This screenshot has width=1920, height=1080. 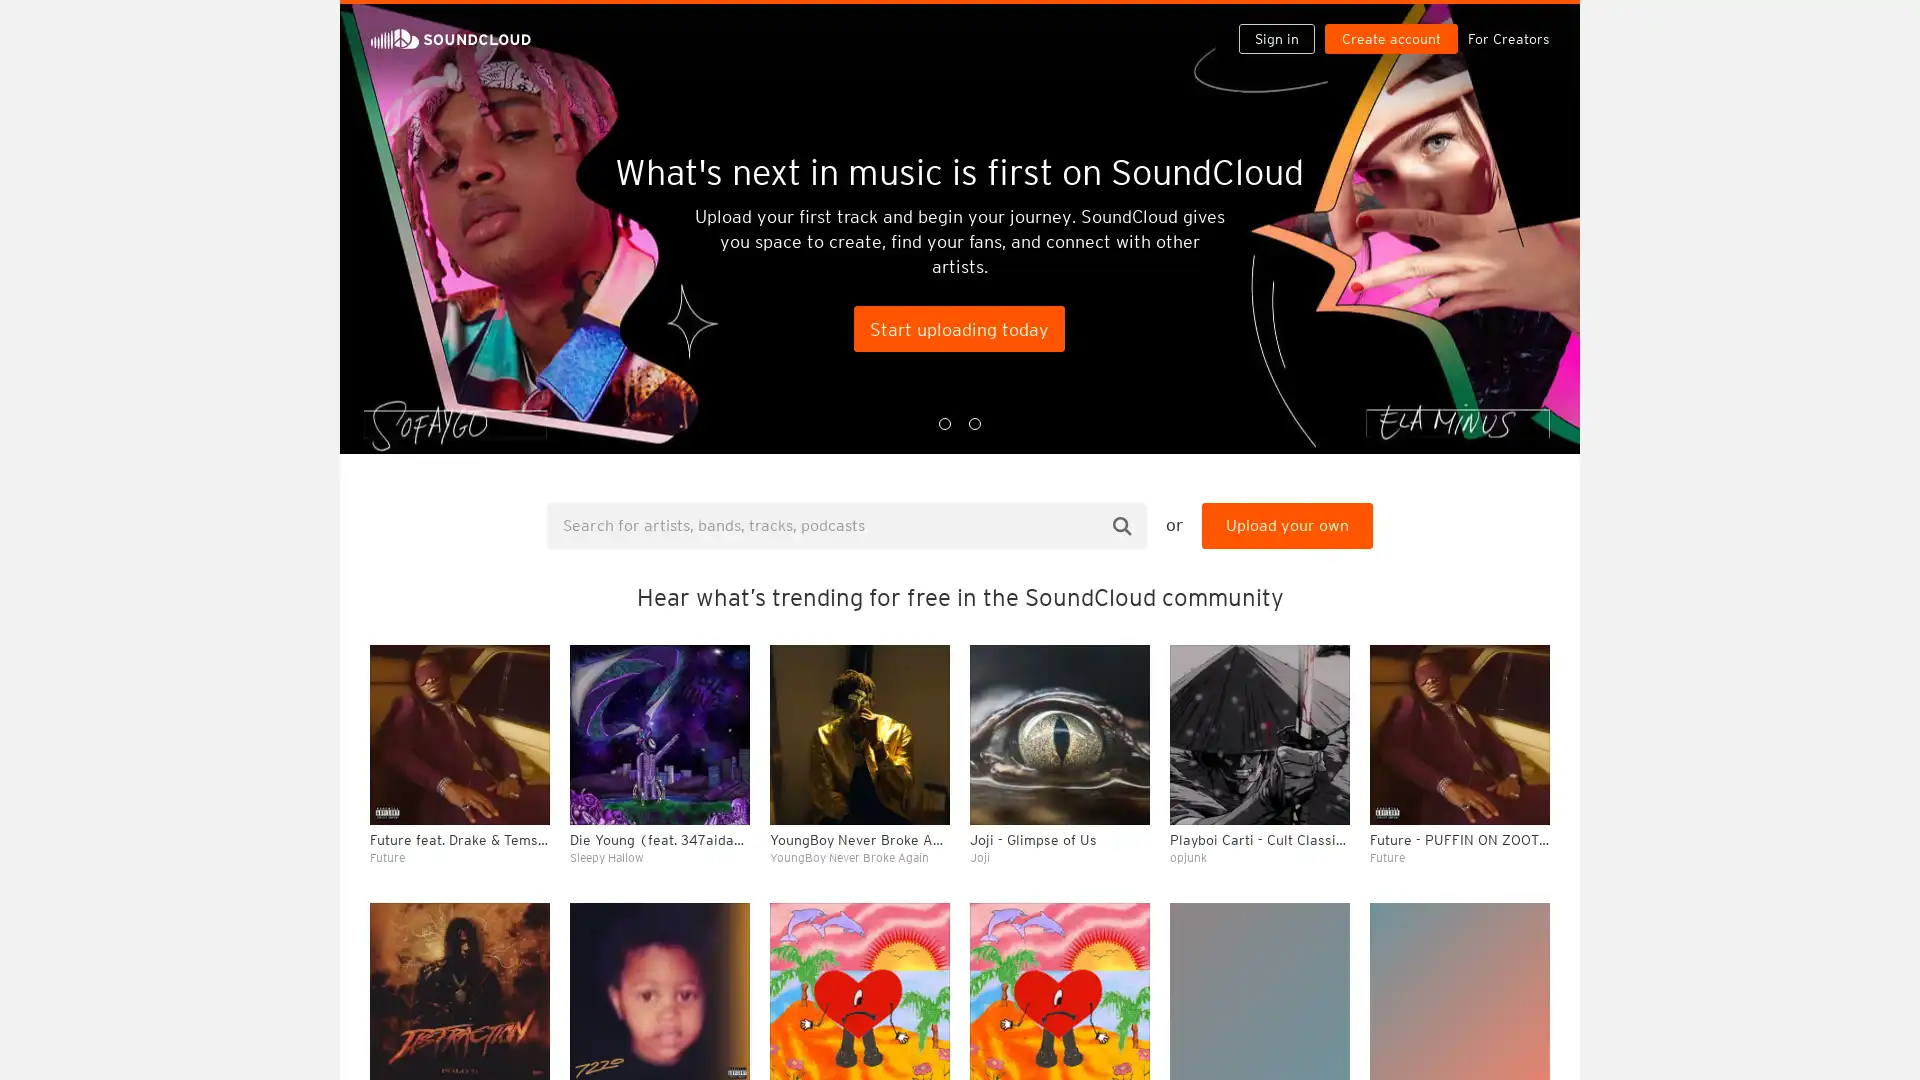 I want to click on Clear, so click(x=1482, y=546).